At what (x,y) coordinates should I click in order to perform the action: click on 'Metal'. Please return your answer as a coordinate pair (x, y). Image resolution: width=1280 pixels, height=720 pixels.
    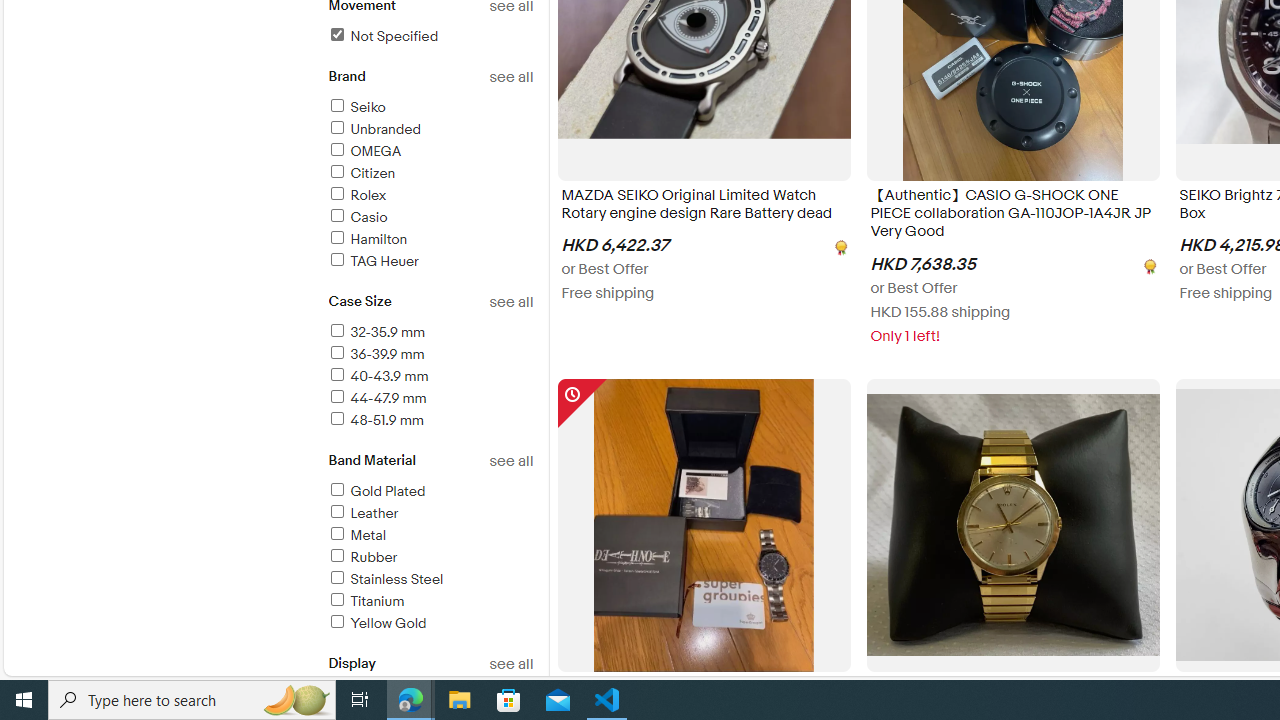
    Looking at the image, I should click on (356, 534).